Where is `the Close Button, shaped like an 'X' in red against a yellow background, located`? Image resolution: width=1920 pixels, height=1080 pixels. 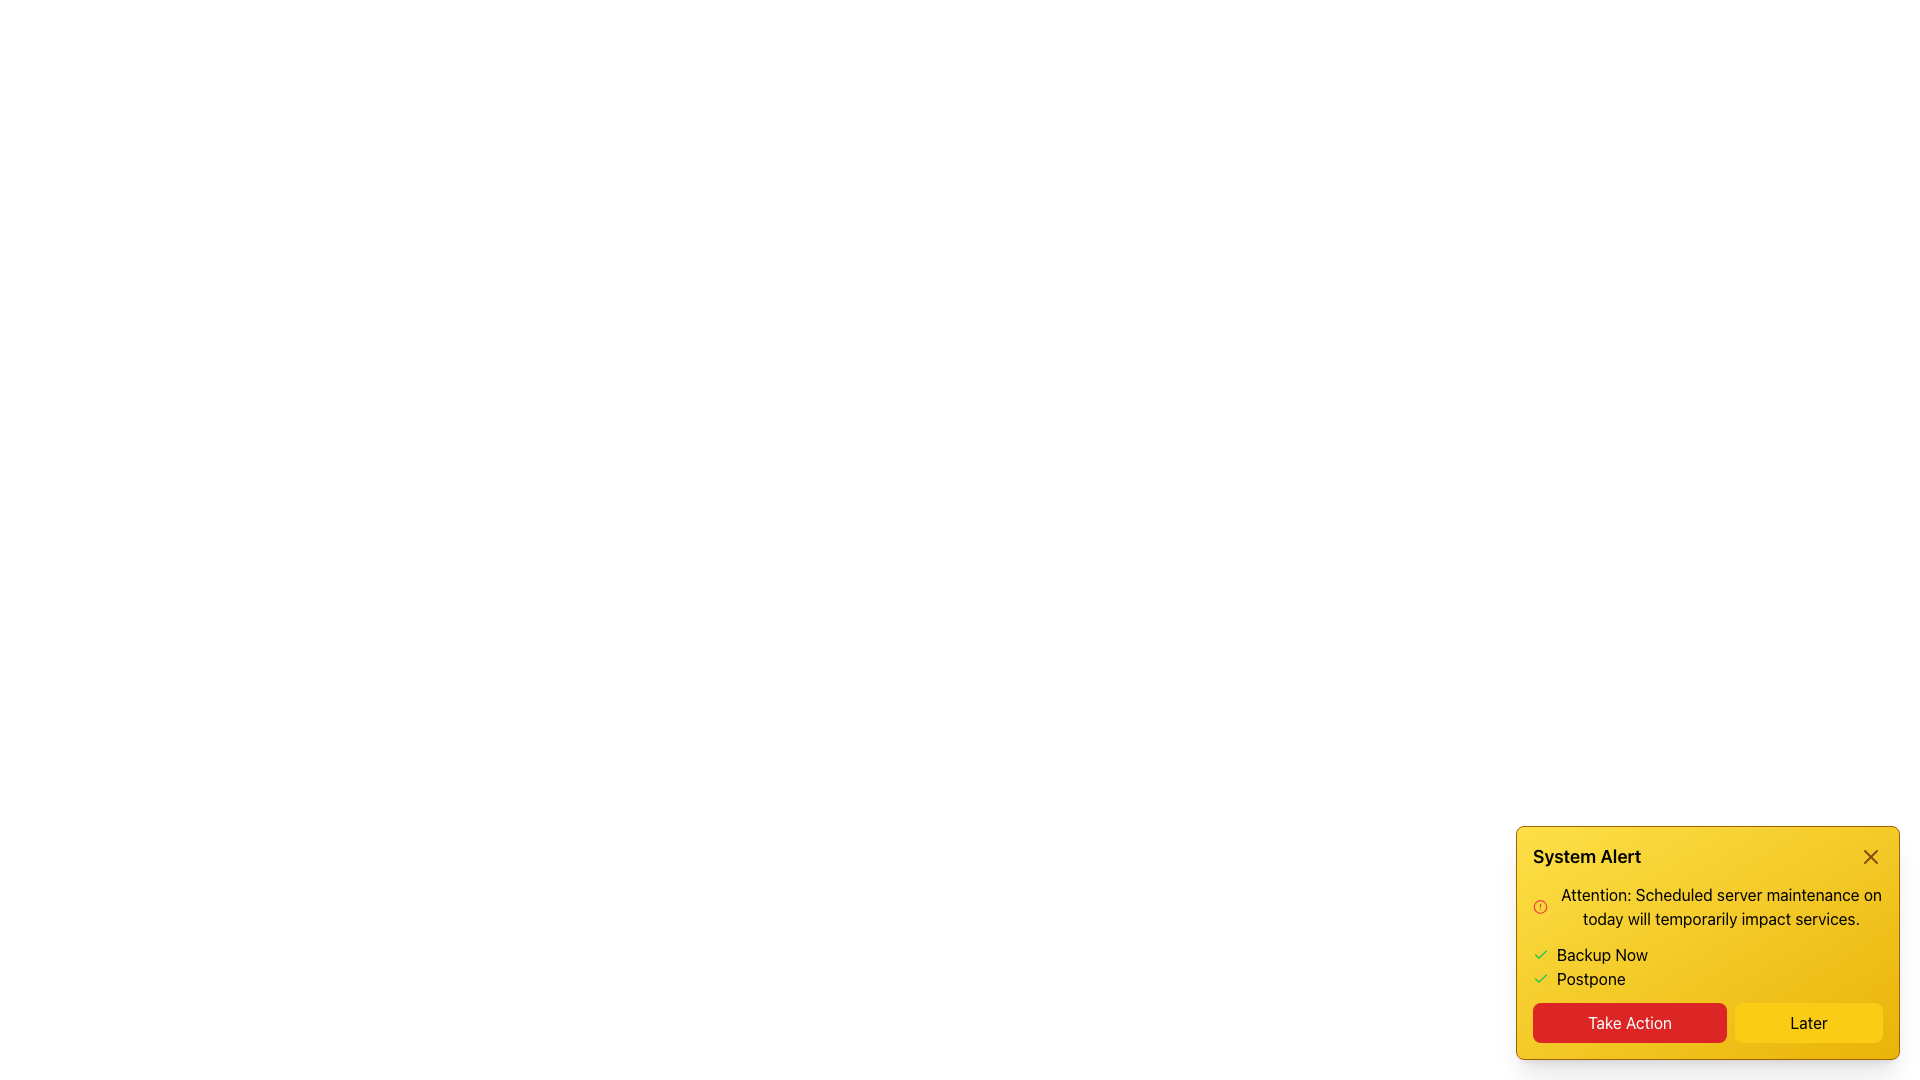
the Close Button, shaped like an 'X' in red against a yellow background, located is located at coordinates (1870, 855).